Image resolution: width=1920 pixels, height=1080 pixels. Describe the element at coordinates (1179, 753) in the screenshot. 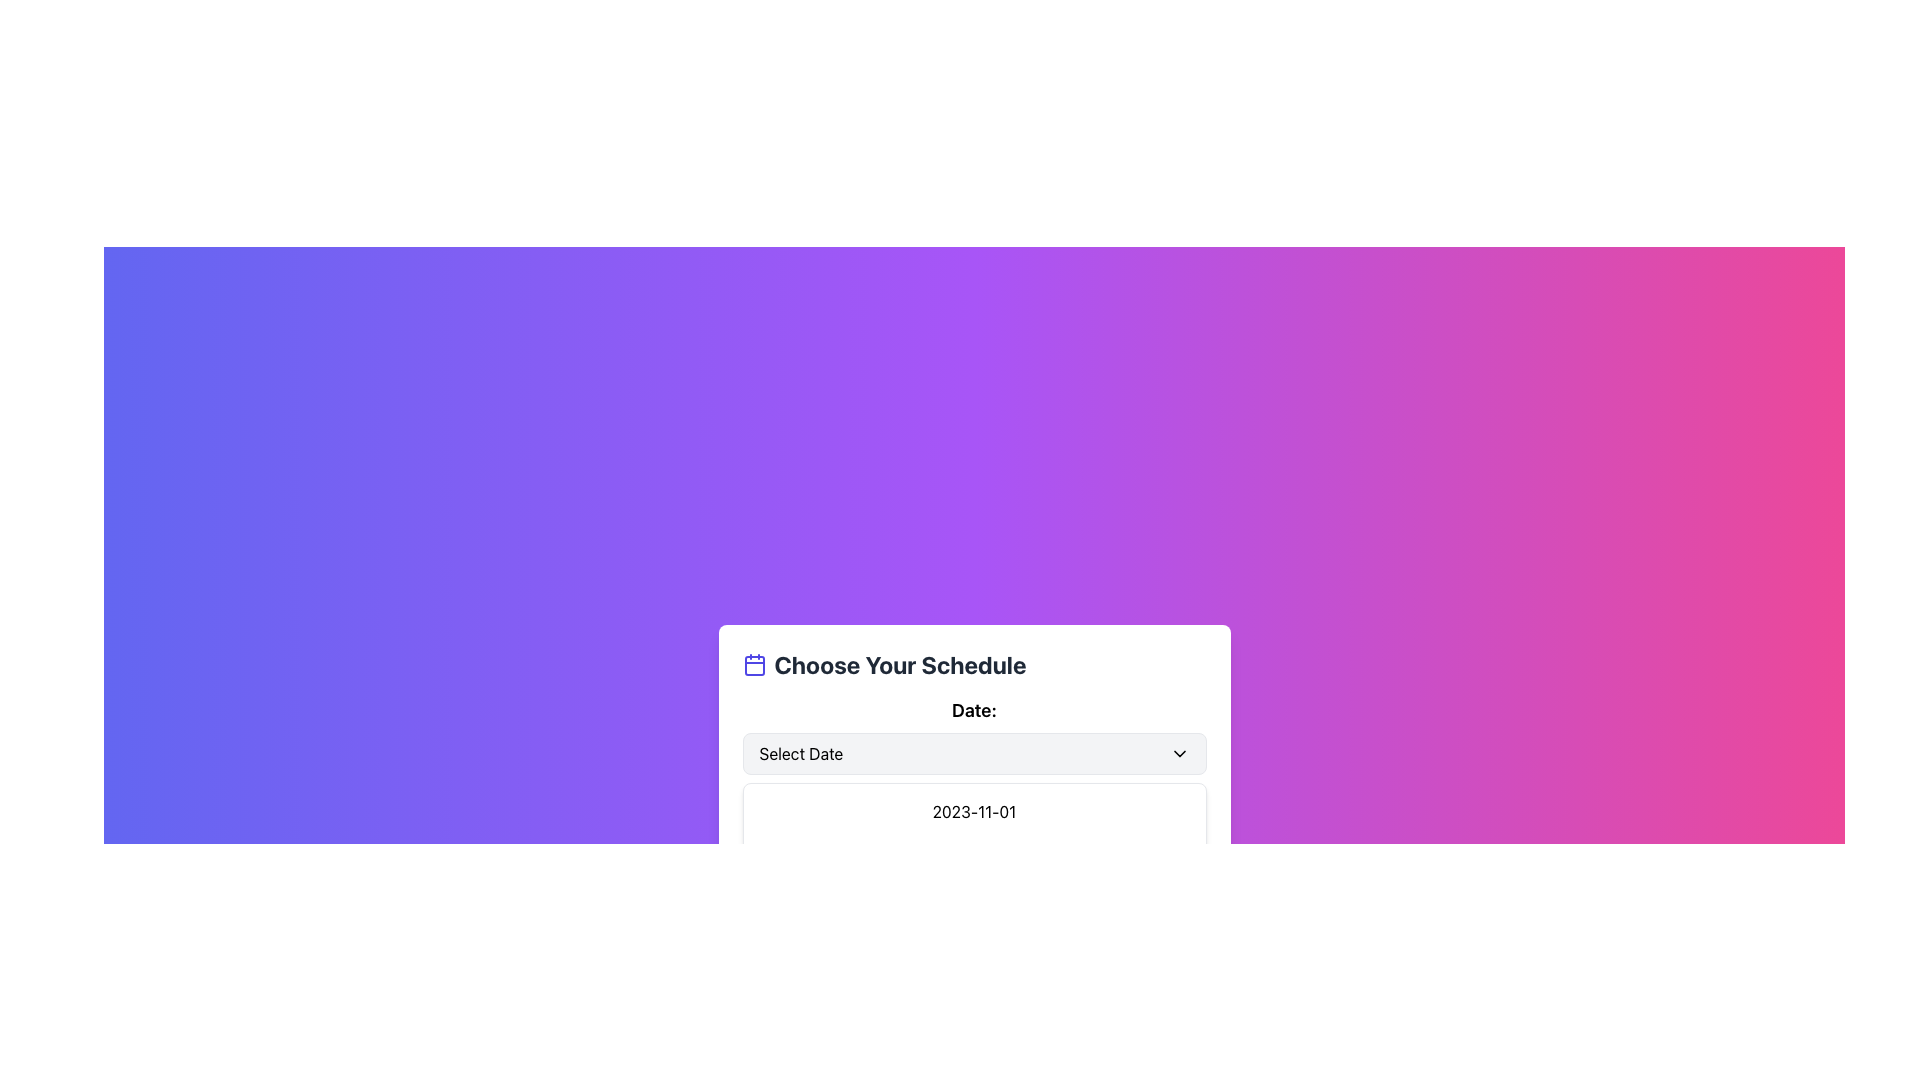

I see `the small downward-pointing chevron icon next to the text 'Select Date'` at that location.